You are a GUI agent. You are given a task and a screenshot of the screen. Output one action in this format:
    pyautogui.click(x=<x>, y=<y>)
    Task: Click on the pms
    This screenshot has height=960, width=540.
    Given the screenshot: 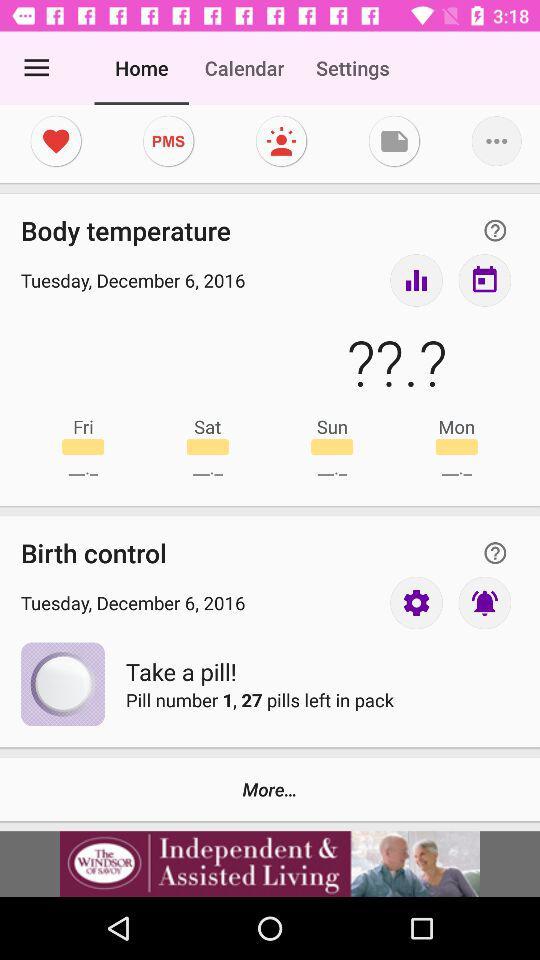 What is the action you would take?
    pyautogui.click(x=167, y=140)
    